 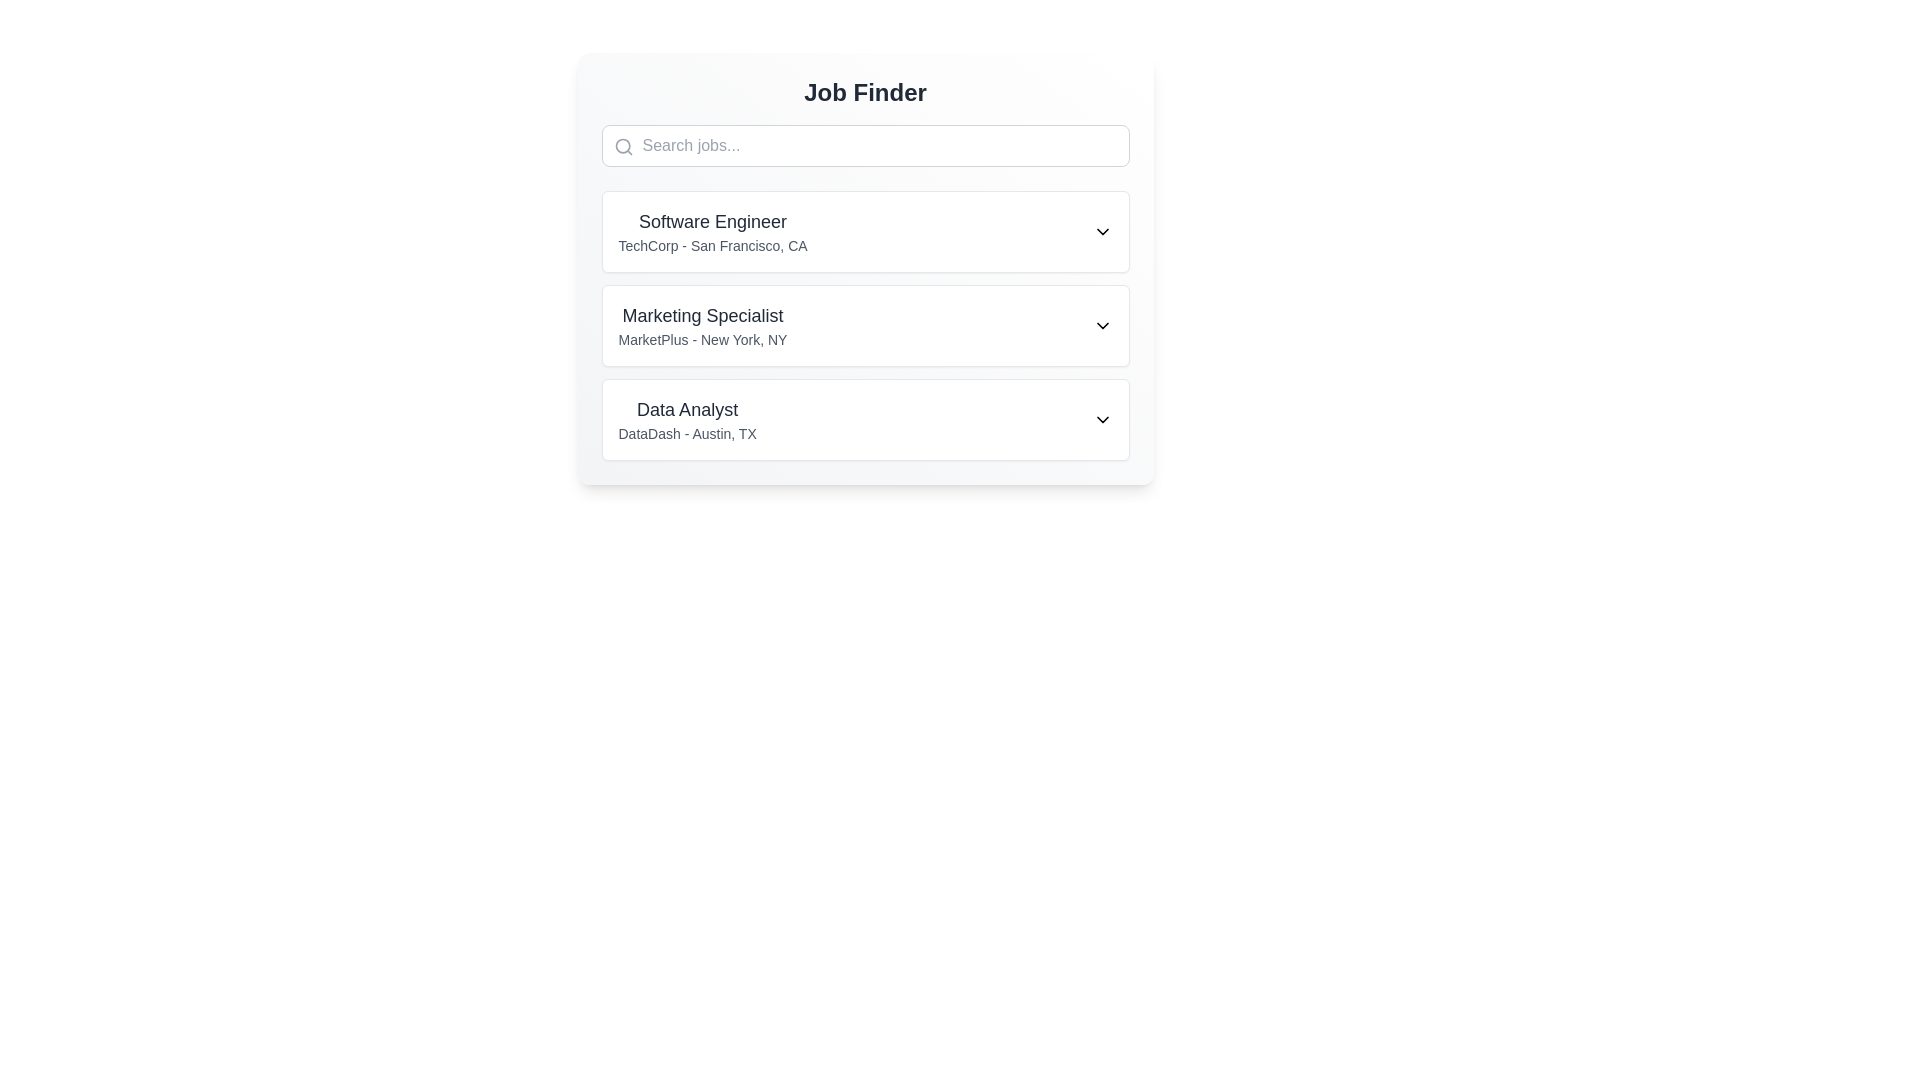 I want to click on the text element that reads 'DataDash - Austin, TX', which is styled in a smaller gray font and positioned below the 'Data Analyst' title, so click(x=687, y=433).